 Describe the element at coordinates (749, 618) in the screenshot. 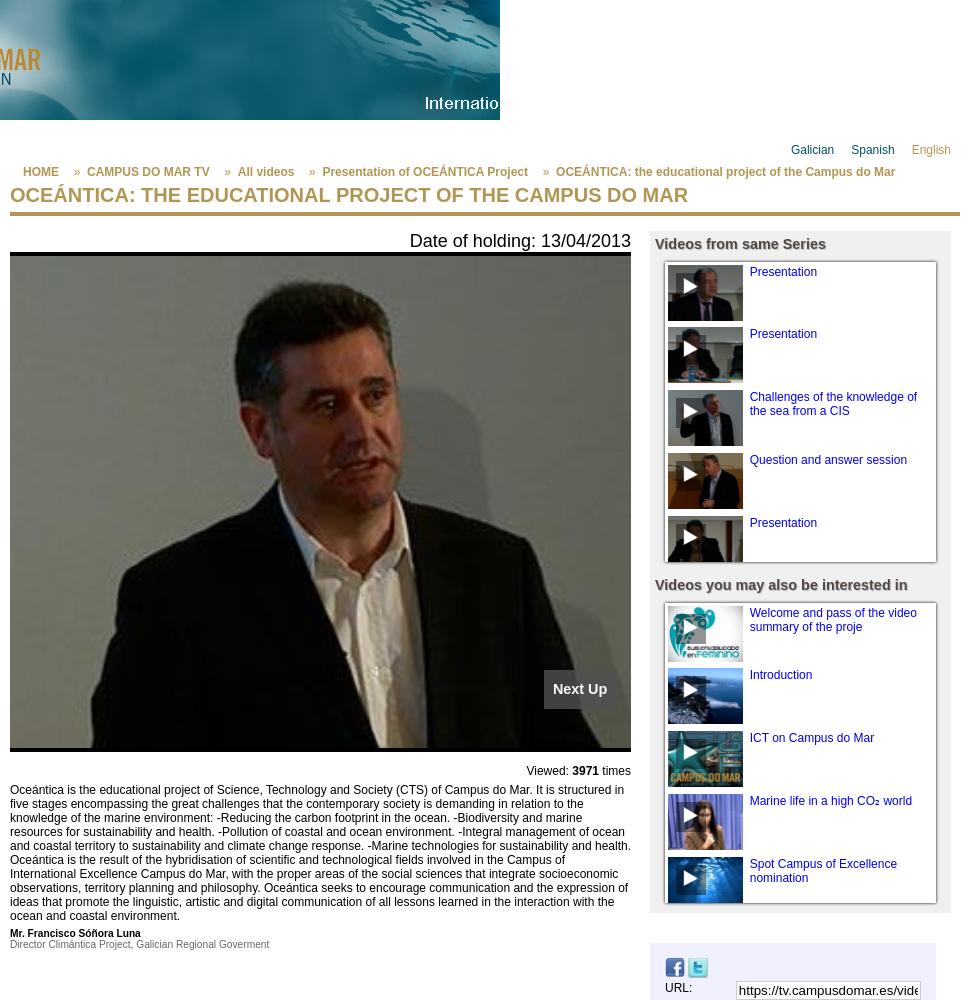

I see `'Welcome and pass of the video summary of the proje'` at that location.